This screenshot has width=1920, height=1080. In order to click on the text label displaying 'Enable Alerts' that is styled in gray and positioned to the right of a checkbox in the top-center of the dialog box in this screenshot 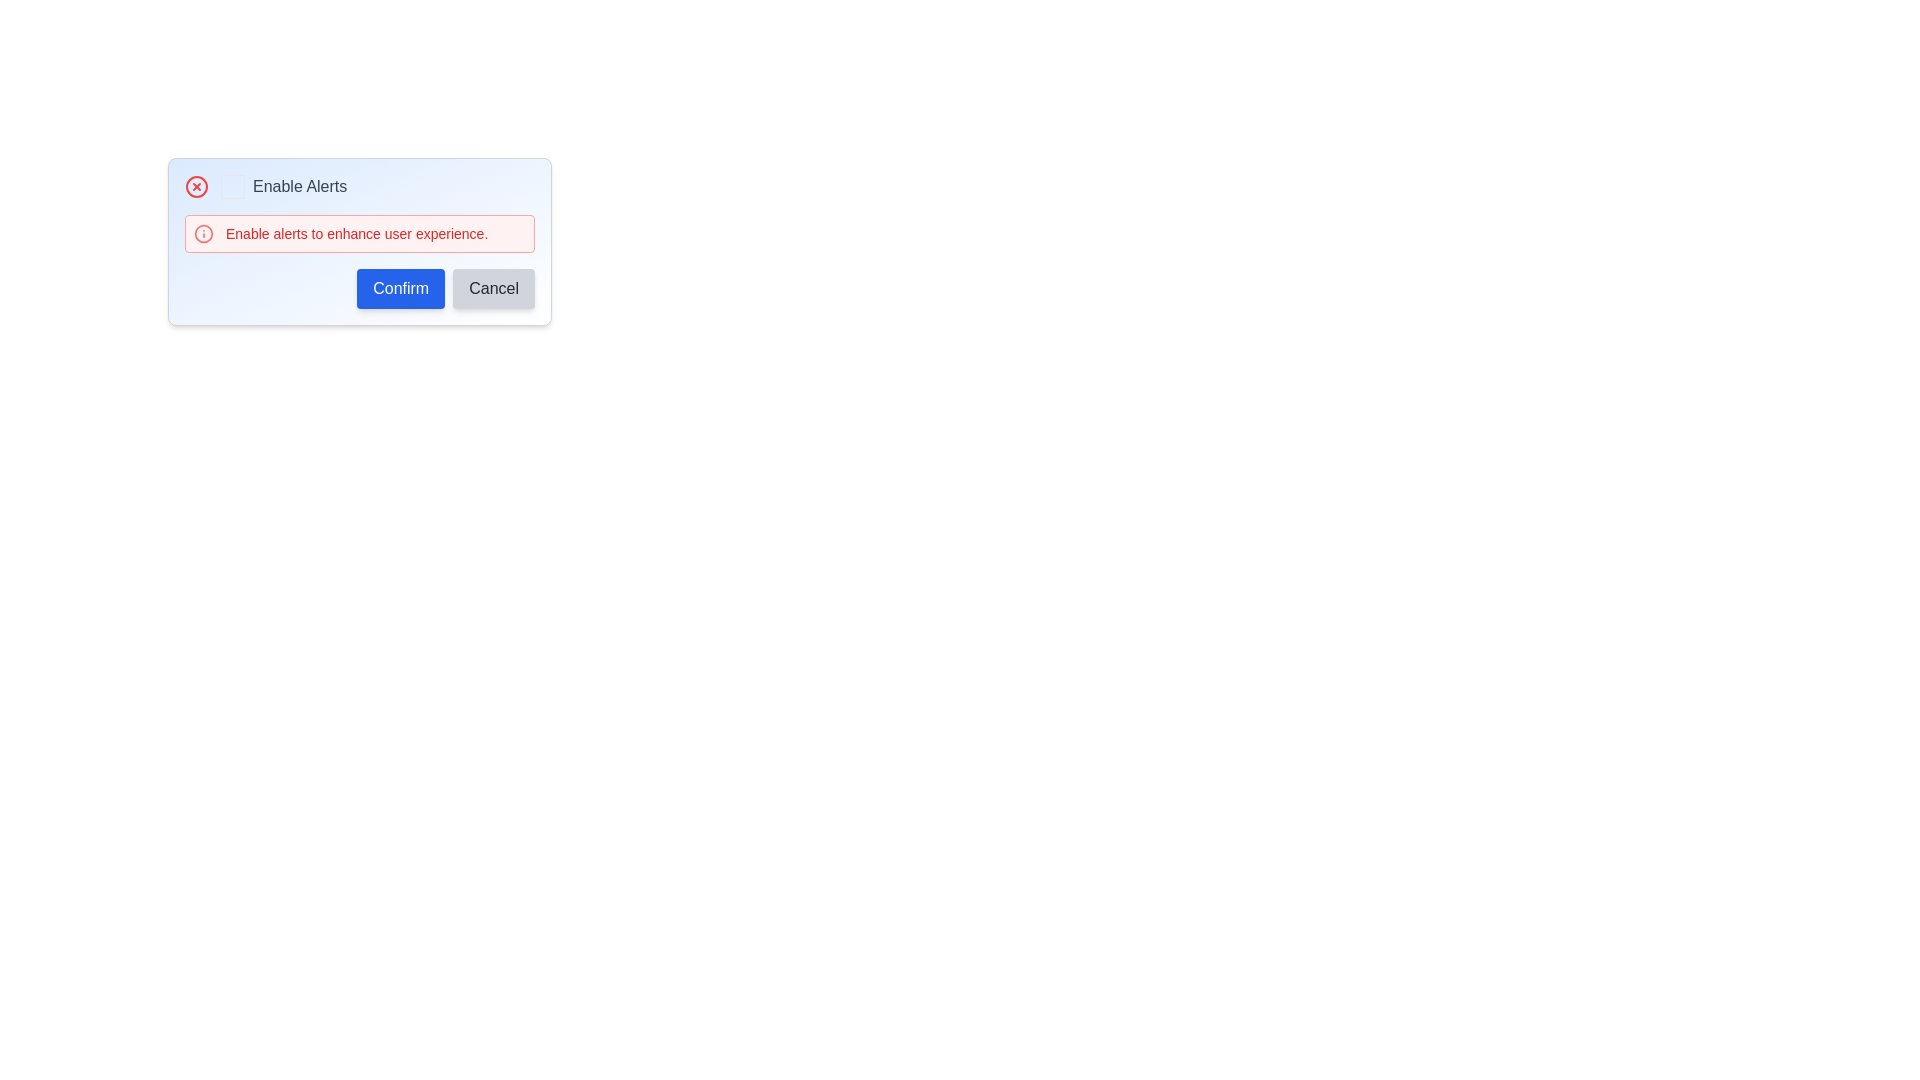, I will do `click(299, 186)`.